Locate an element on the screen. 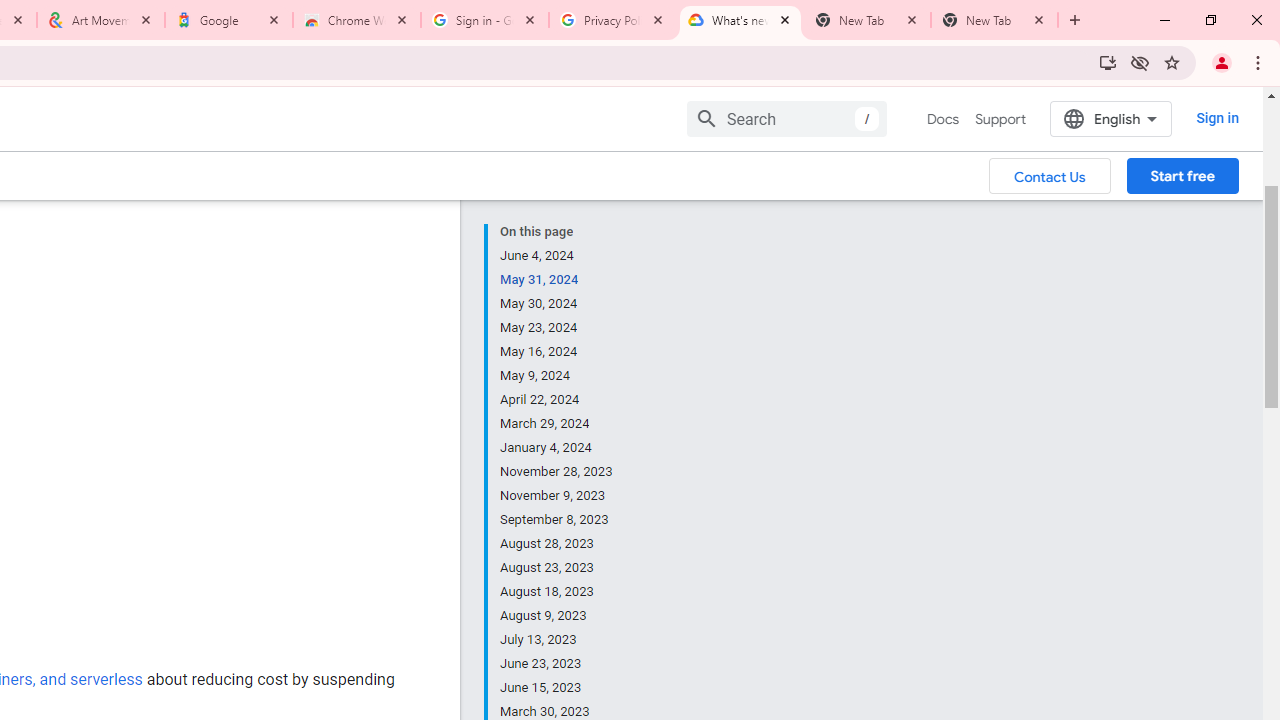 The width and height of the screenshot is (1280, 720). 'April 22, 2024' is located at coordinates (557, 399).